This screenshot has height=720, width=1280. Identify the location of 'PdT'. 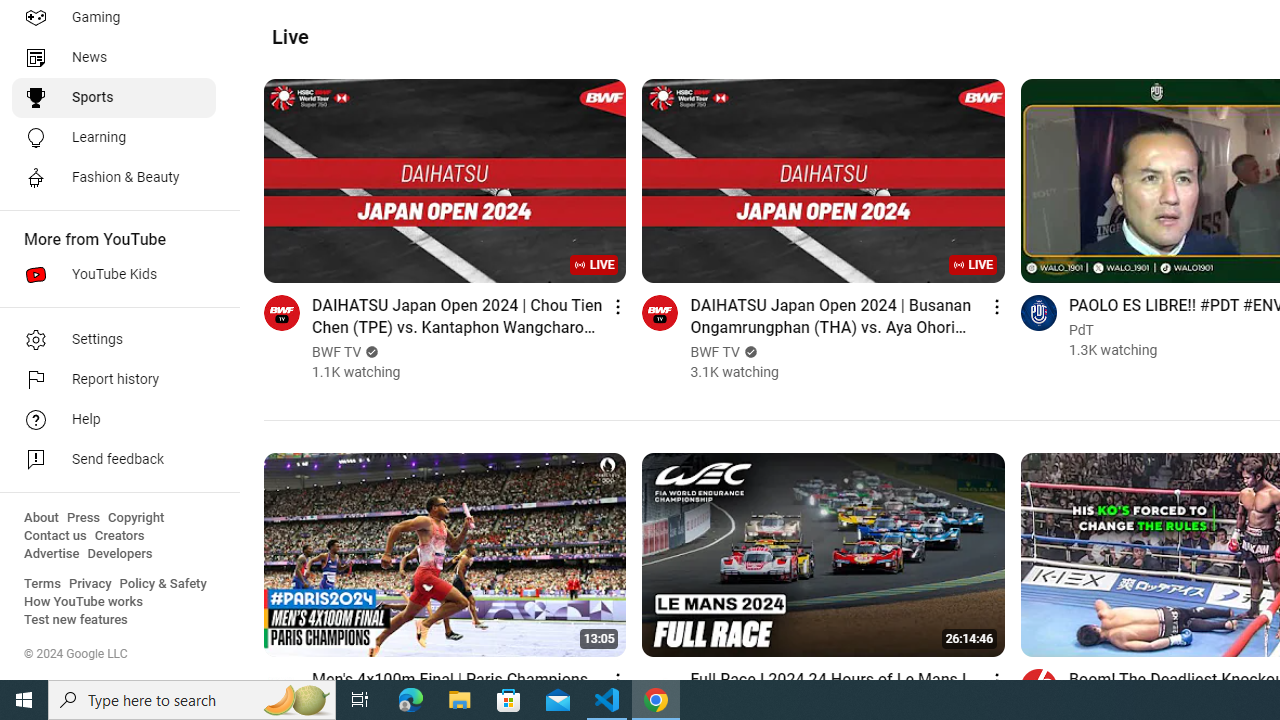
(1080, 329).